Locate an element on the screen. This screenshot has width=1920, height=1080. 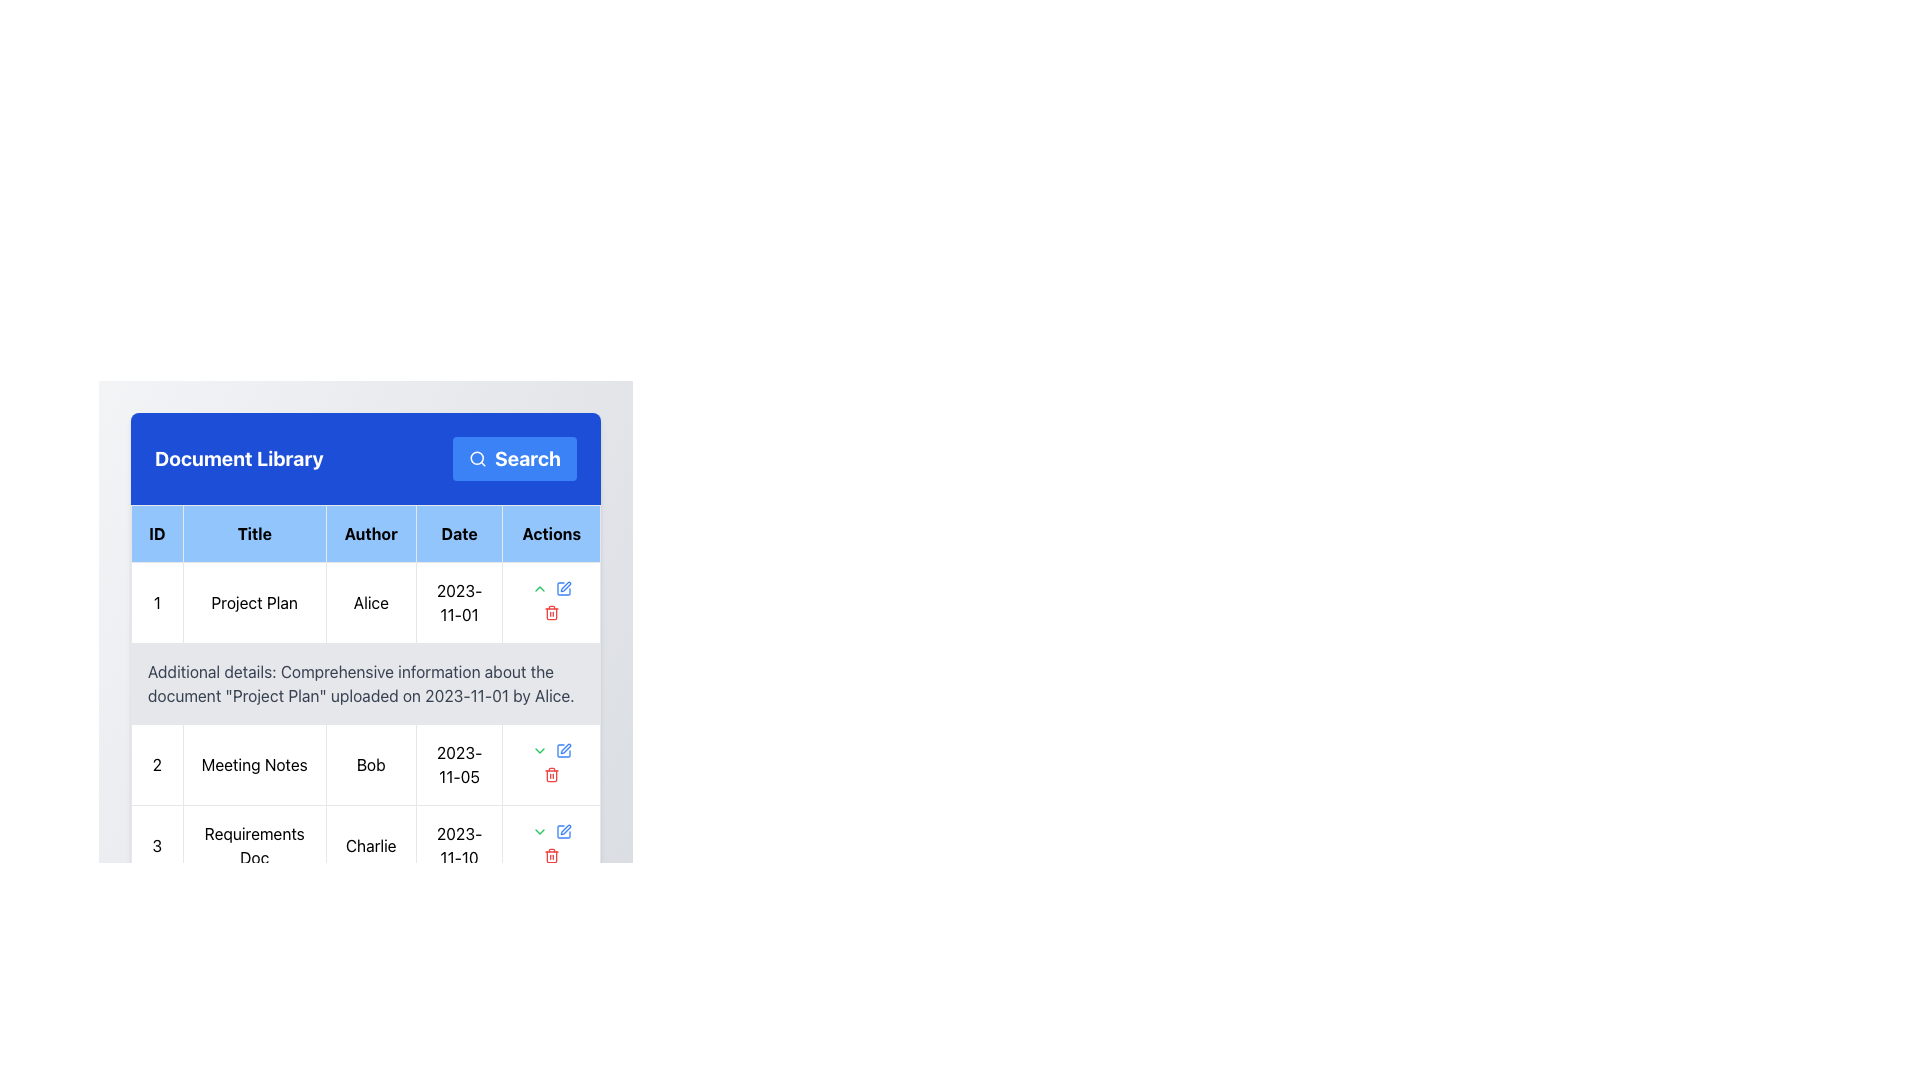
the text label that serves as the fifth column header in the table, located in the top right section adjacent to the 'Date' column is located at coordinates (551, 532).